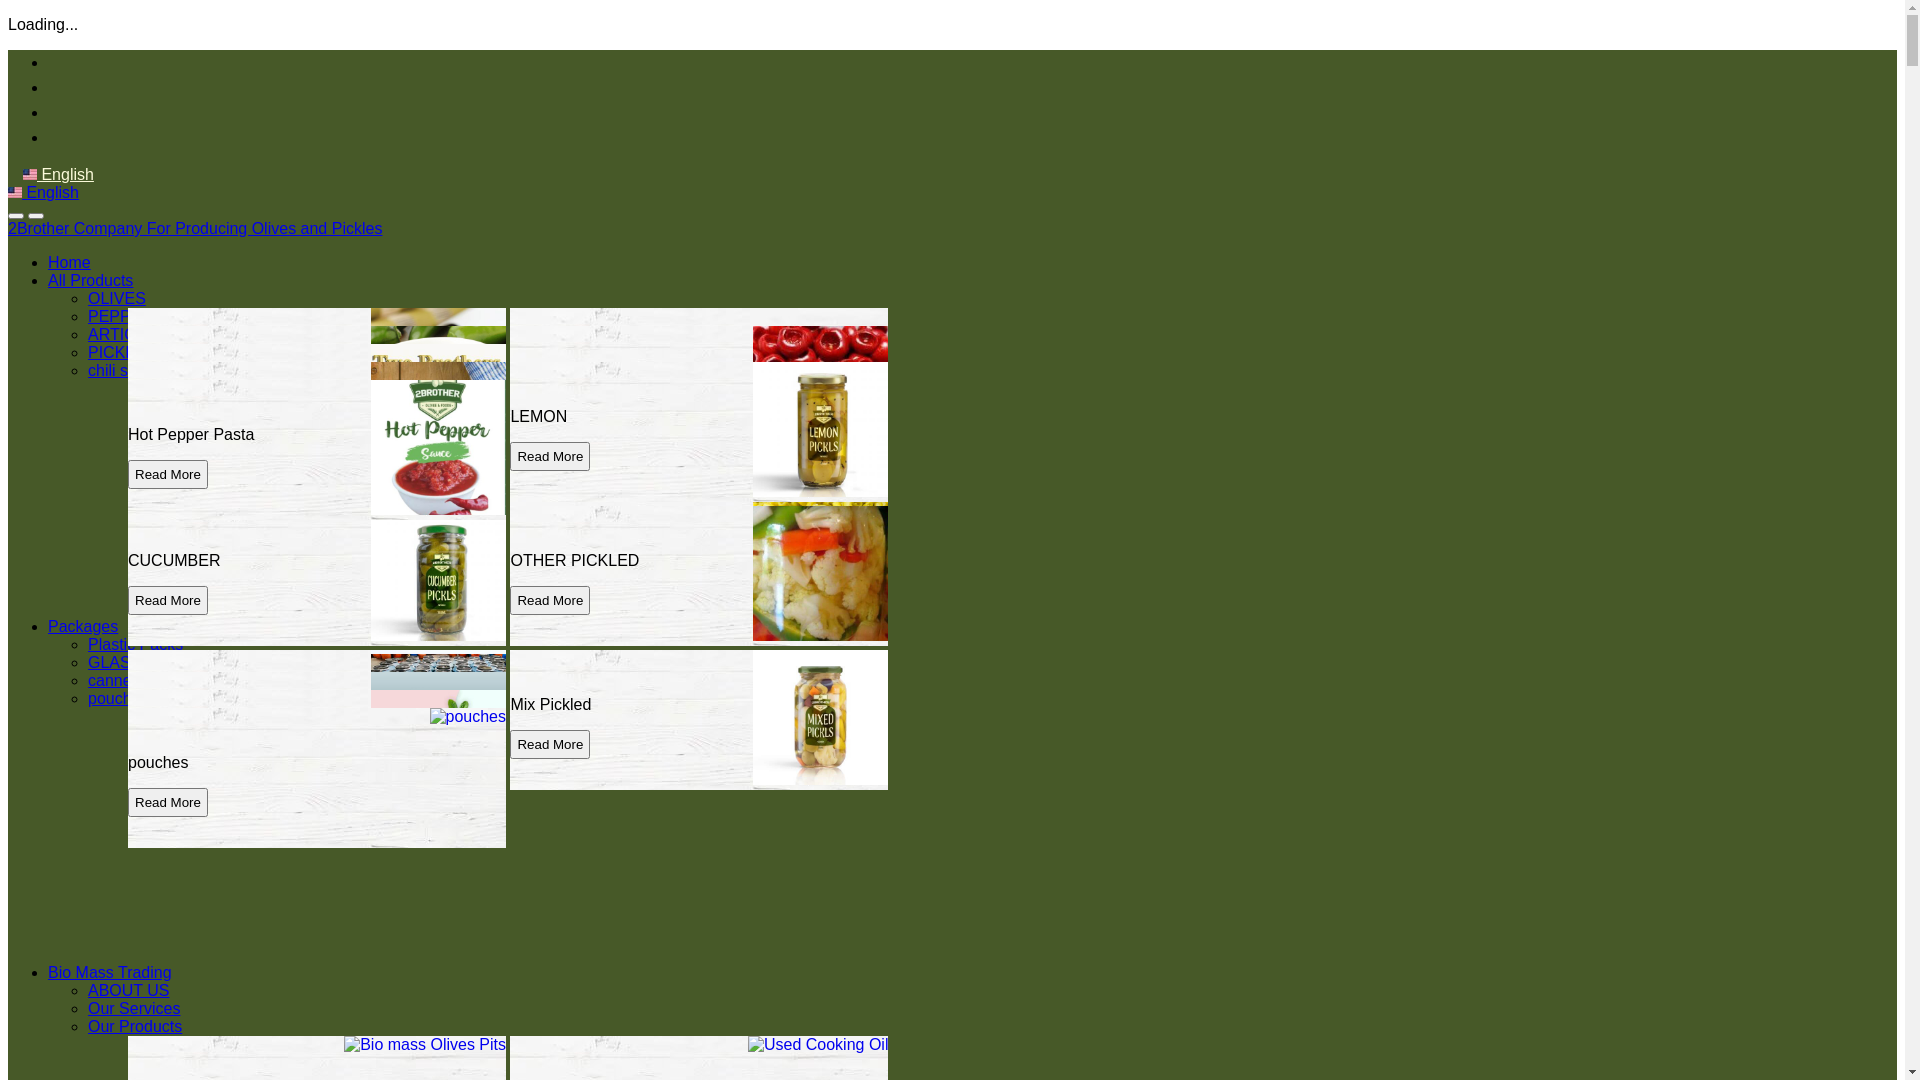 The width and height of the screenshot is (1920, 1080). I want to click on 'canned packs', so click(86, 679).